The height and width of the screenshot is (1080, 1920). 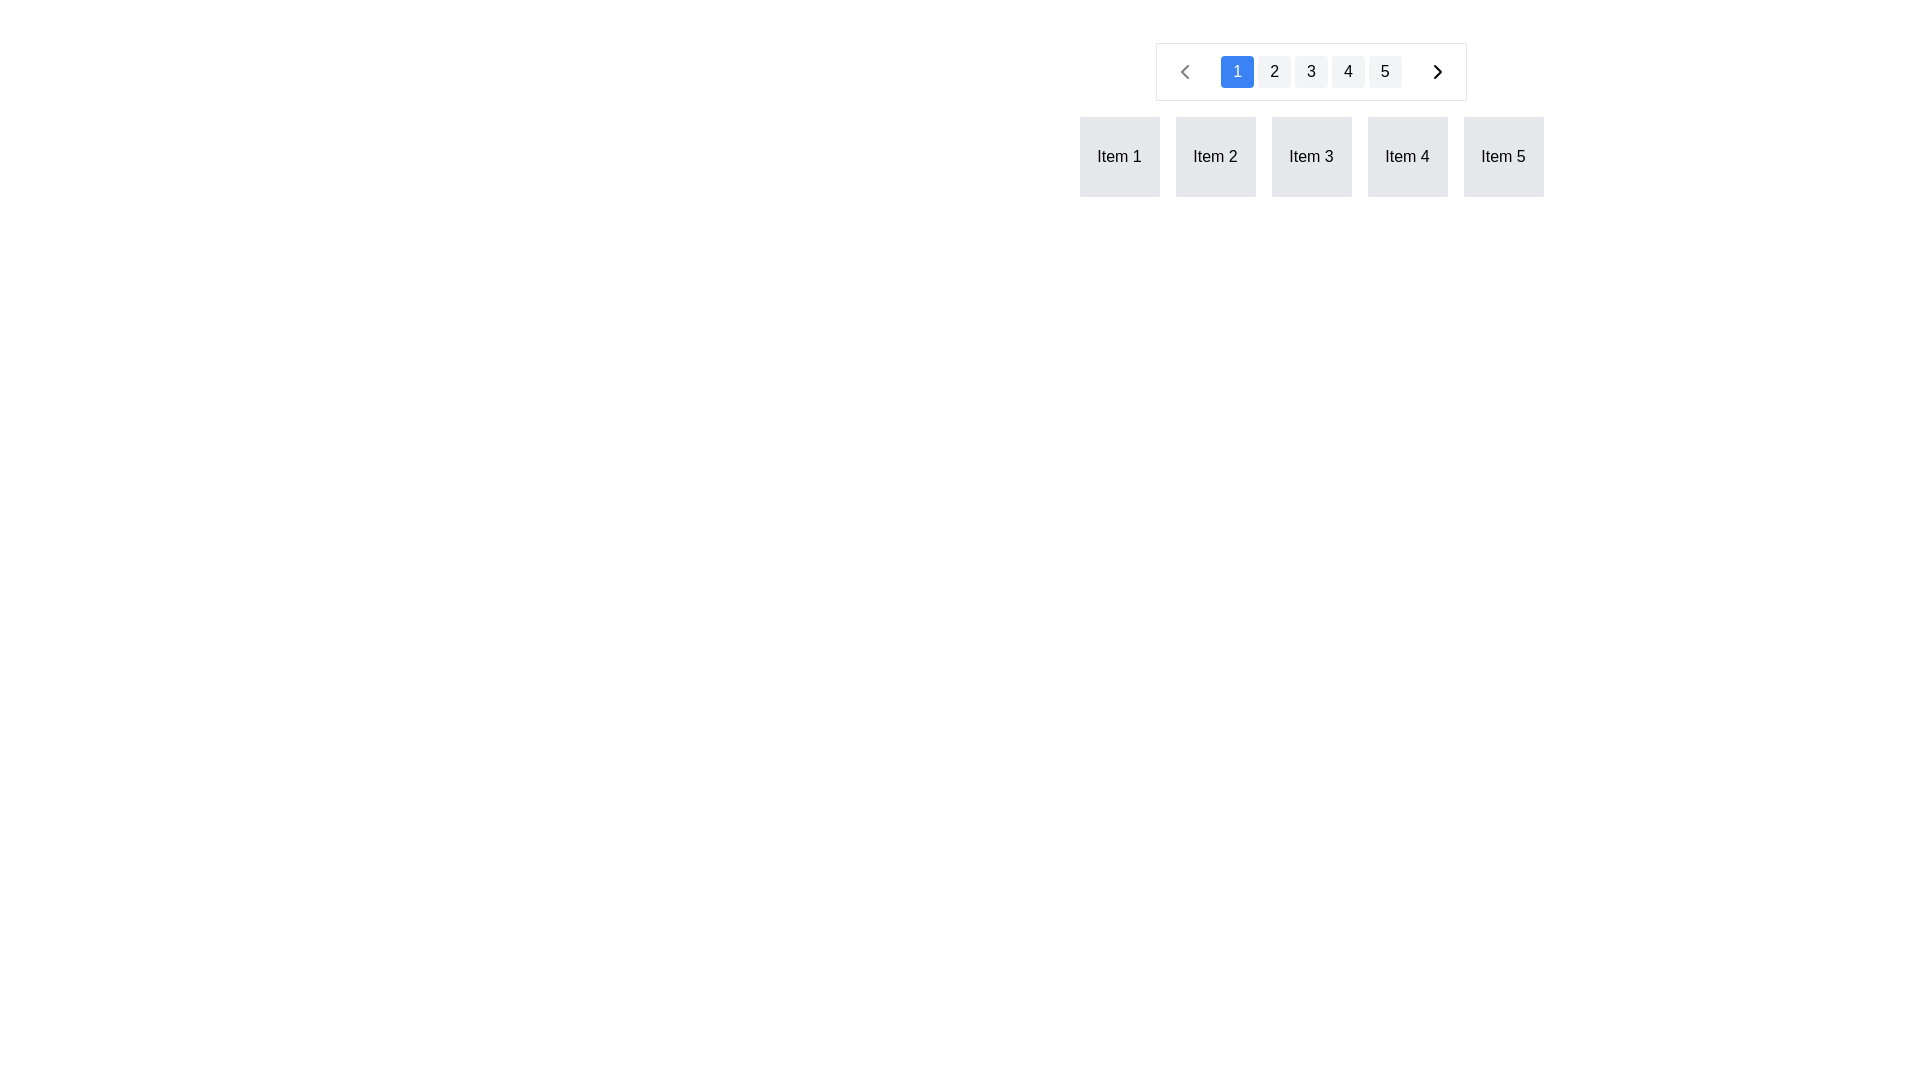 What do you see at coordinates (1436, 71) in the screenshot?
I see `the pagination control button located at the far right, adjacent to the '5' button` at bounding box center [1436, 71].